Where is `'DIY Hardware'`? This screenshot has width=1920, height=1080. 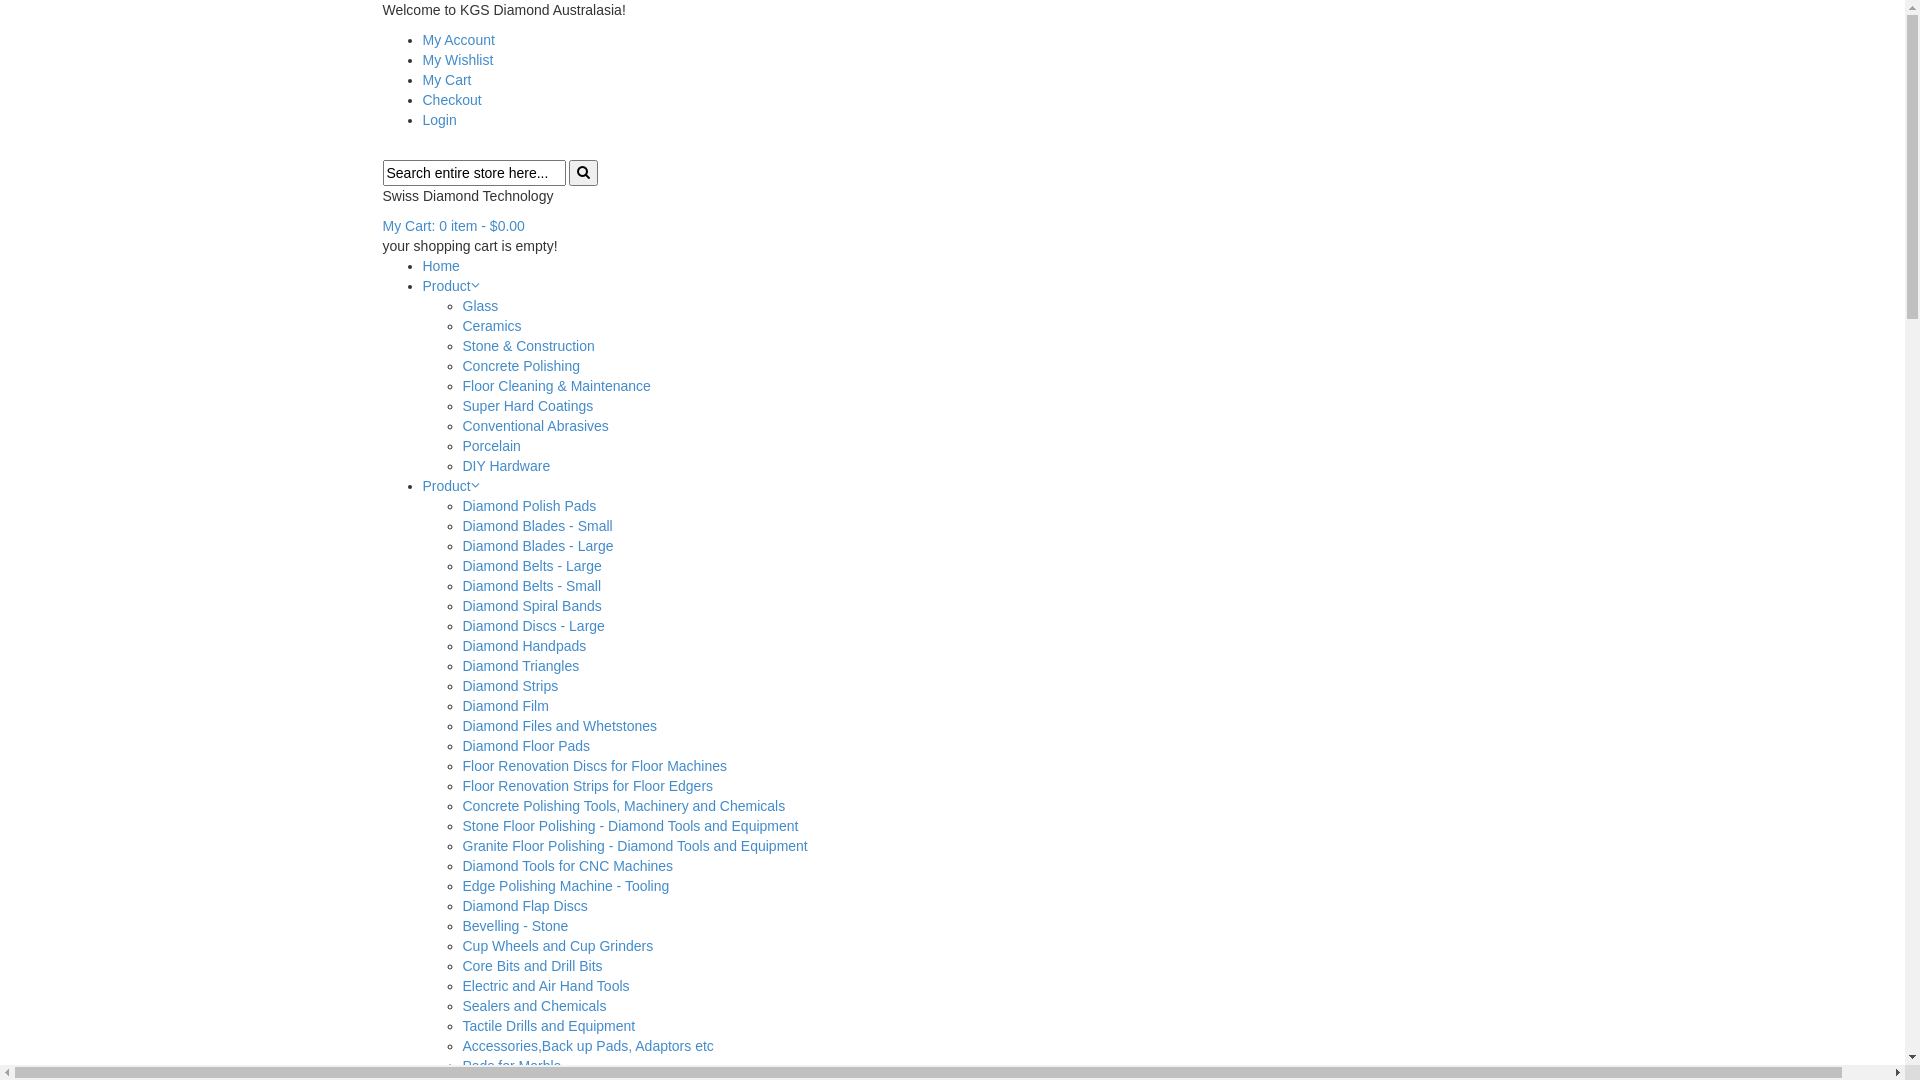
'DIY Hardware' is located at coordinates (505, 466).